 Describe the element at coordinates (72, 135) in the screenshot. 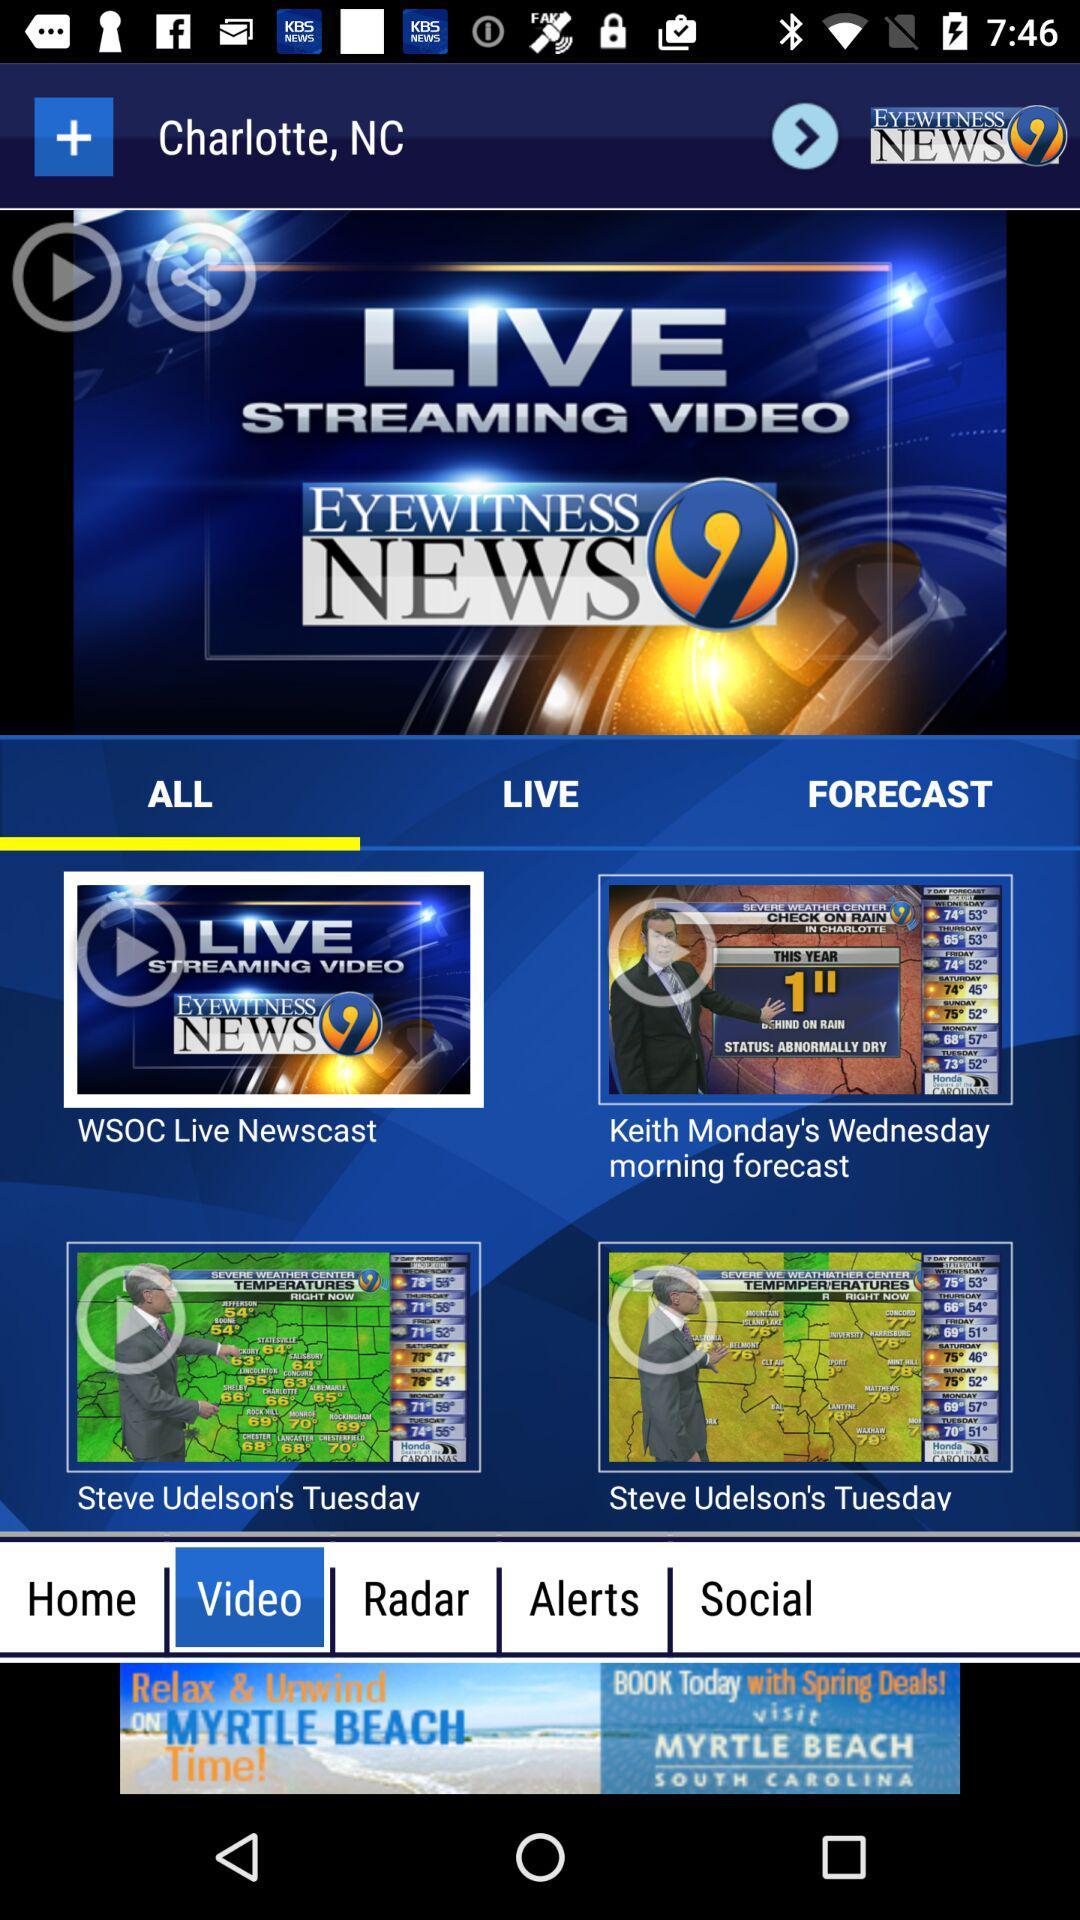

I see `location` at that location.